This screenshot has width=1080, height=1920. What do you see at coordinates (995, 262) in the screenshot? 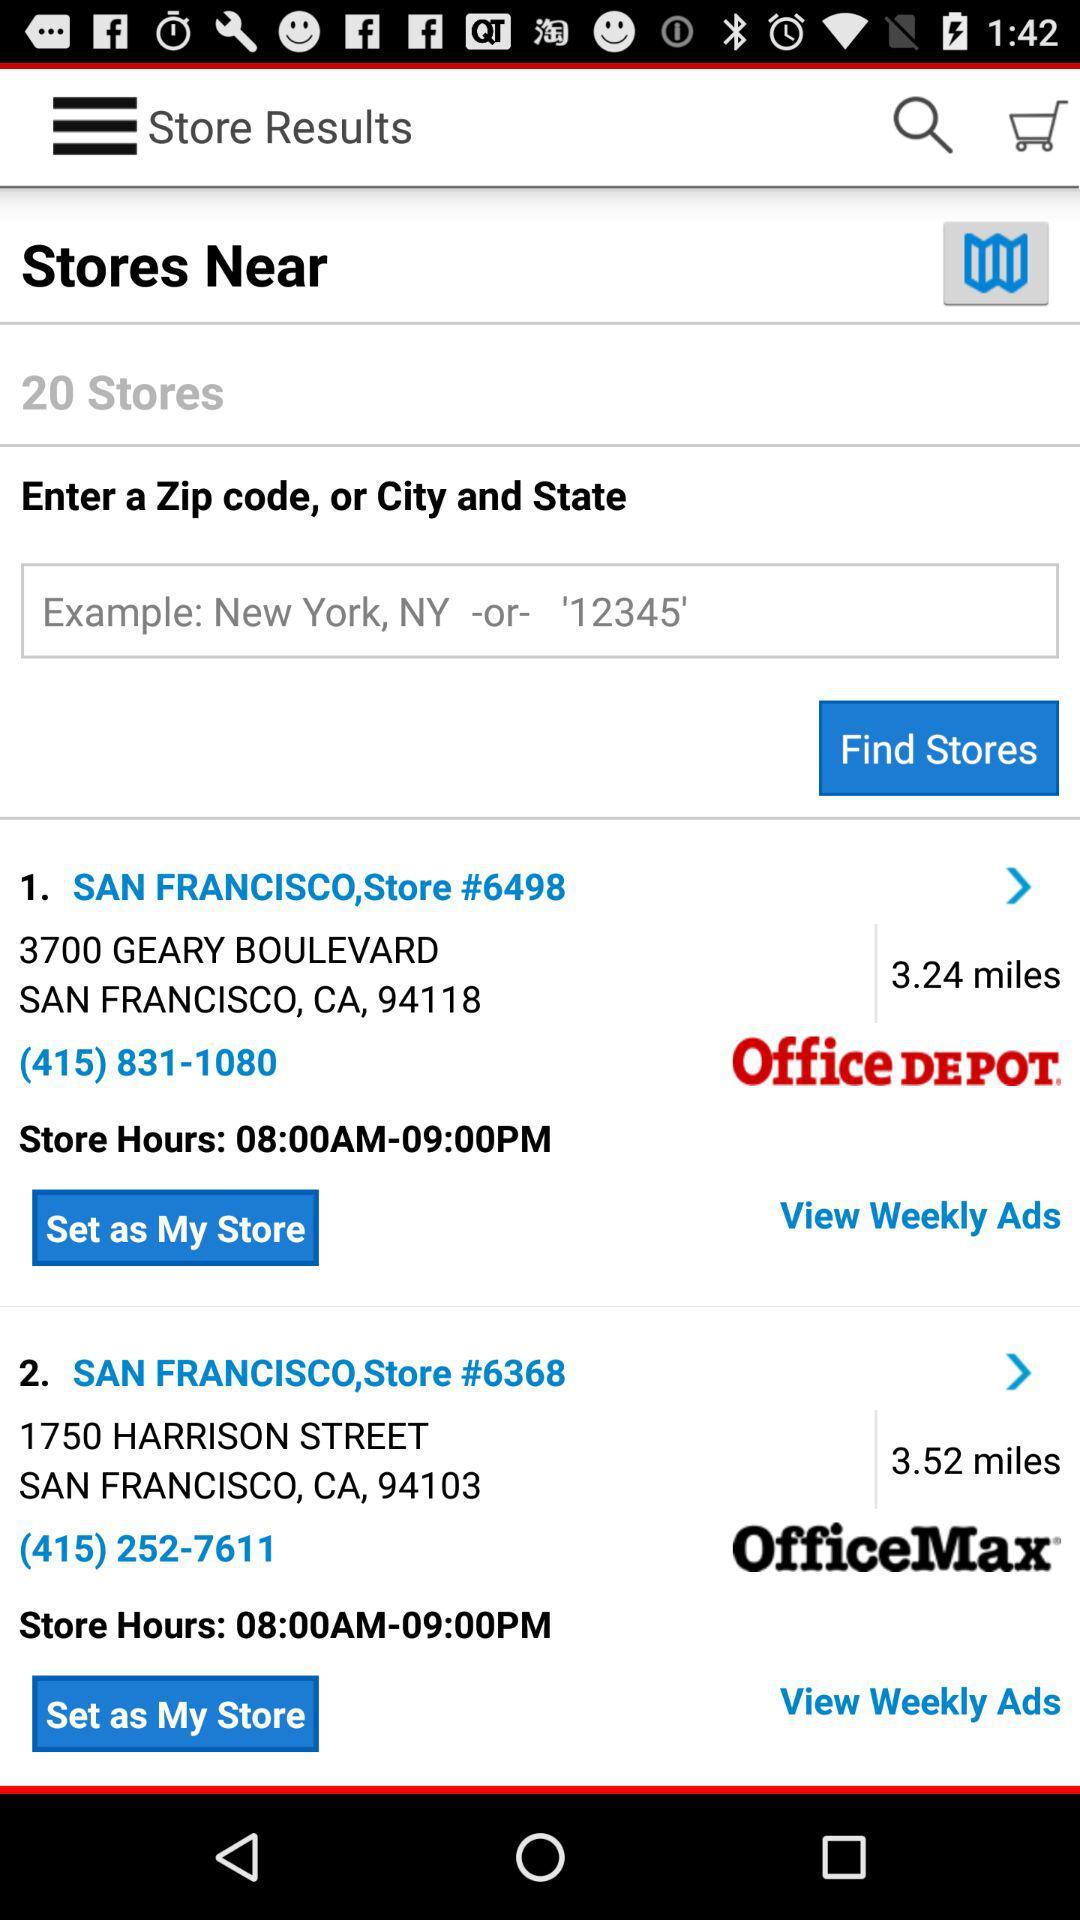
I see `open map` at bounding box center [995, 262].